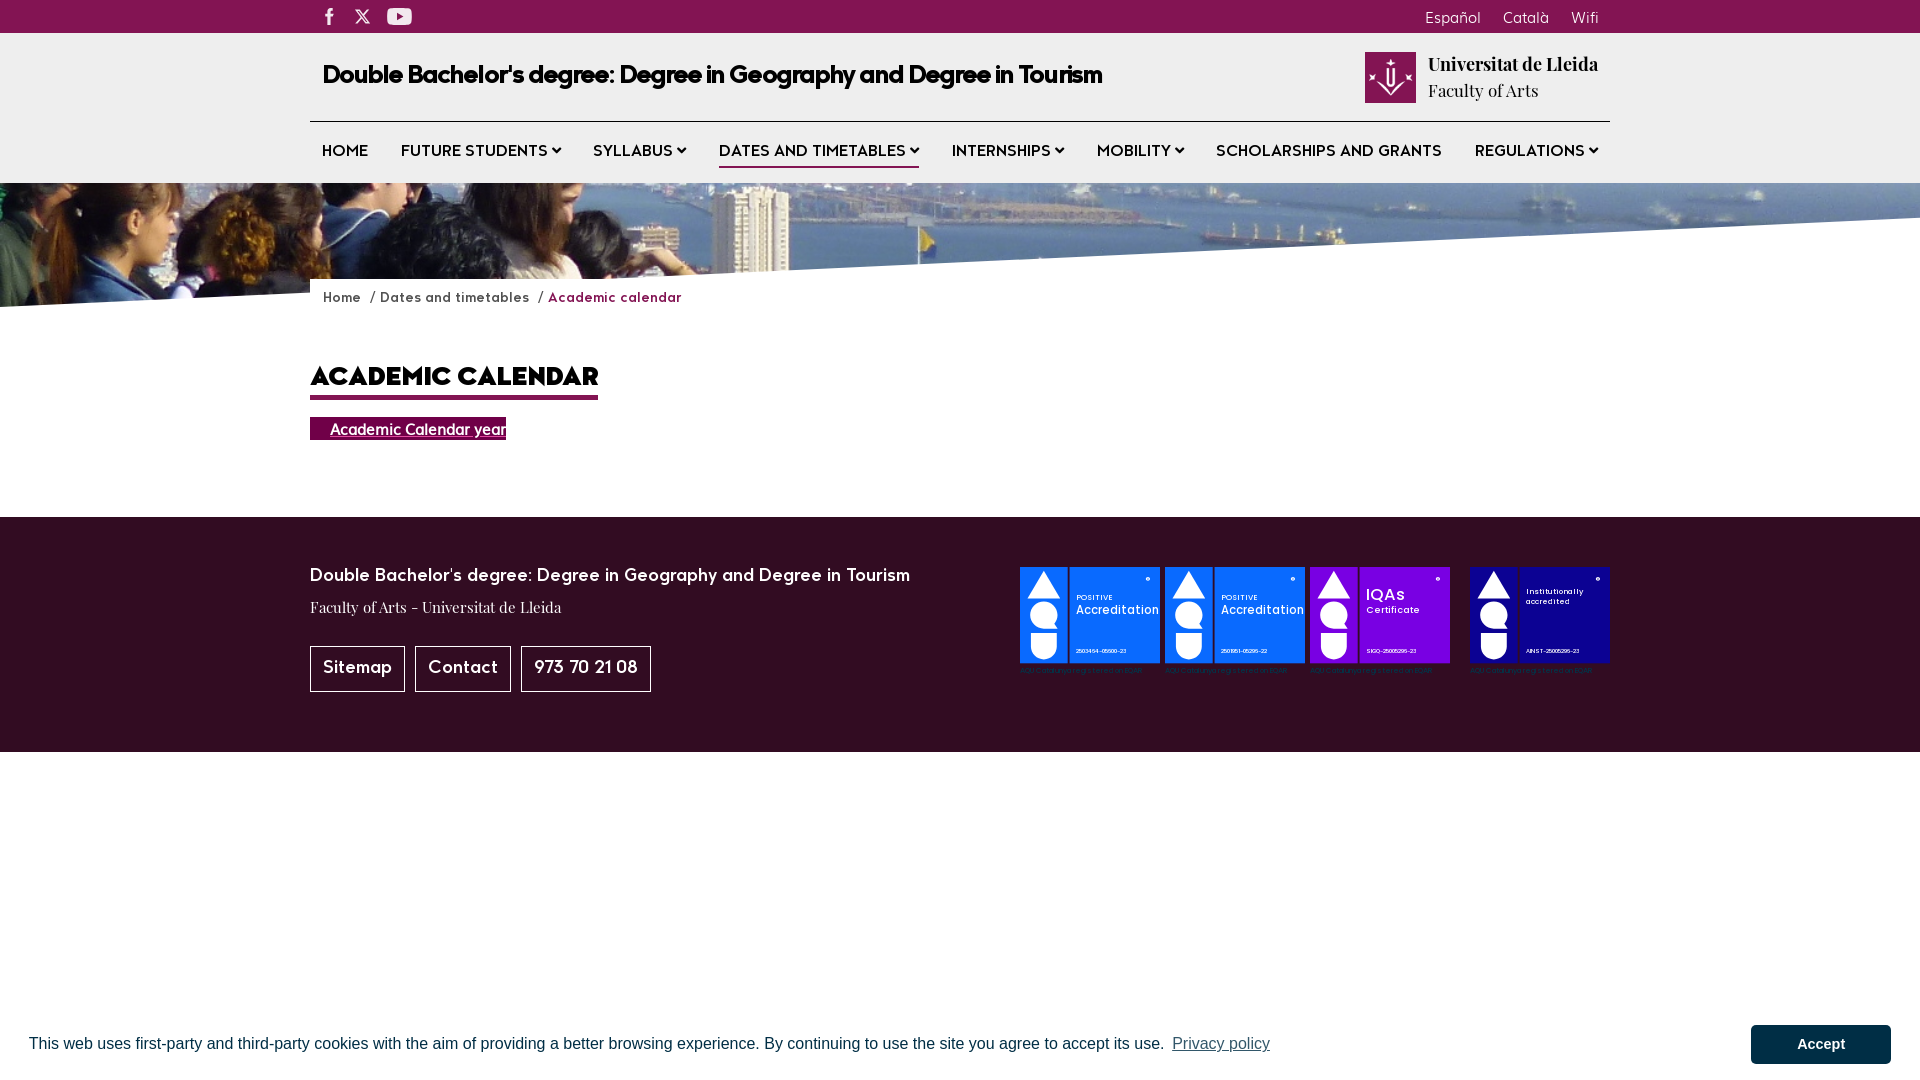 Image resolution: width=1920 pixels, height=1080 pixels. Describe the element at coordinates (480, 151) in the screenshot. I see `'FUTURE STUDENTS'` at that location.